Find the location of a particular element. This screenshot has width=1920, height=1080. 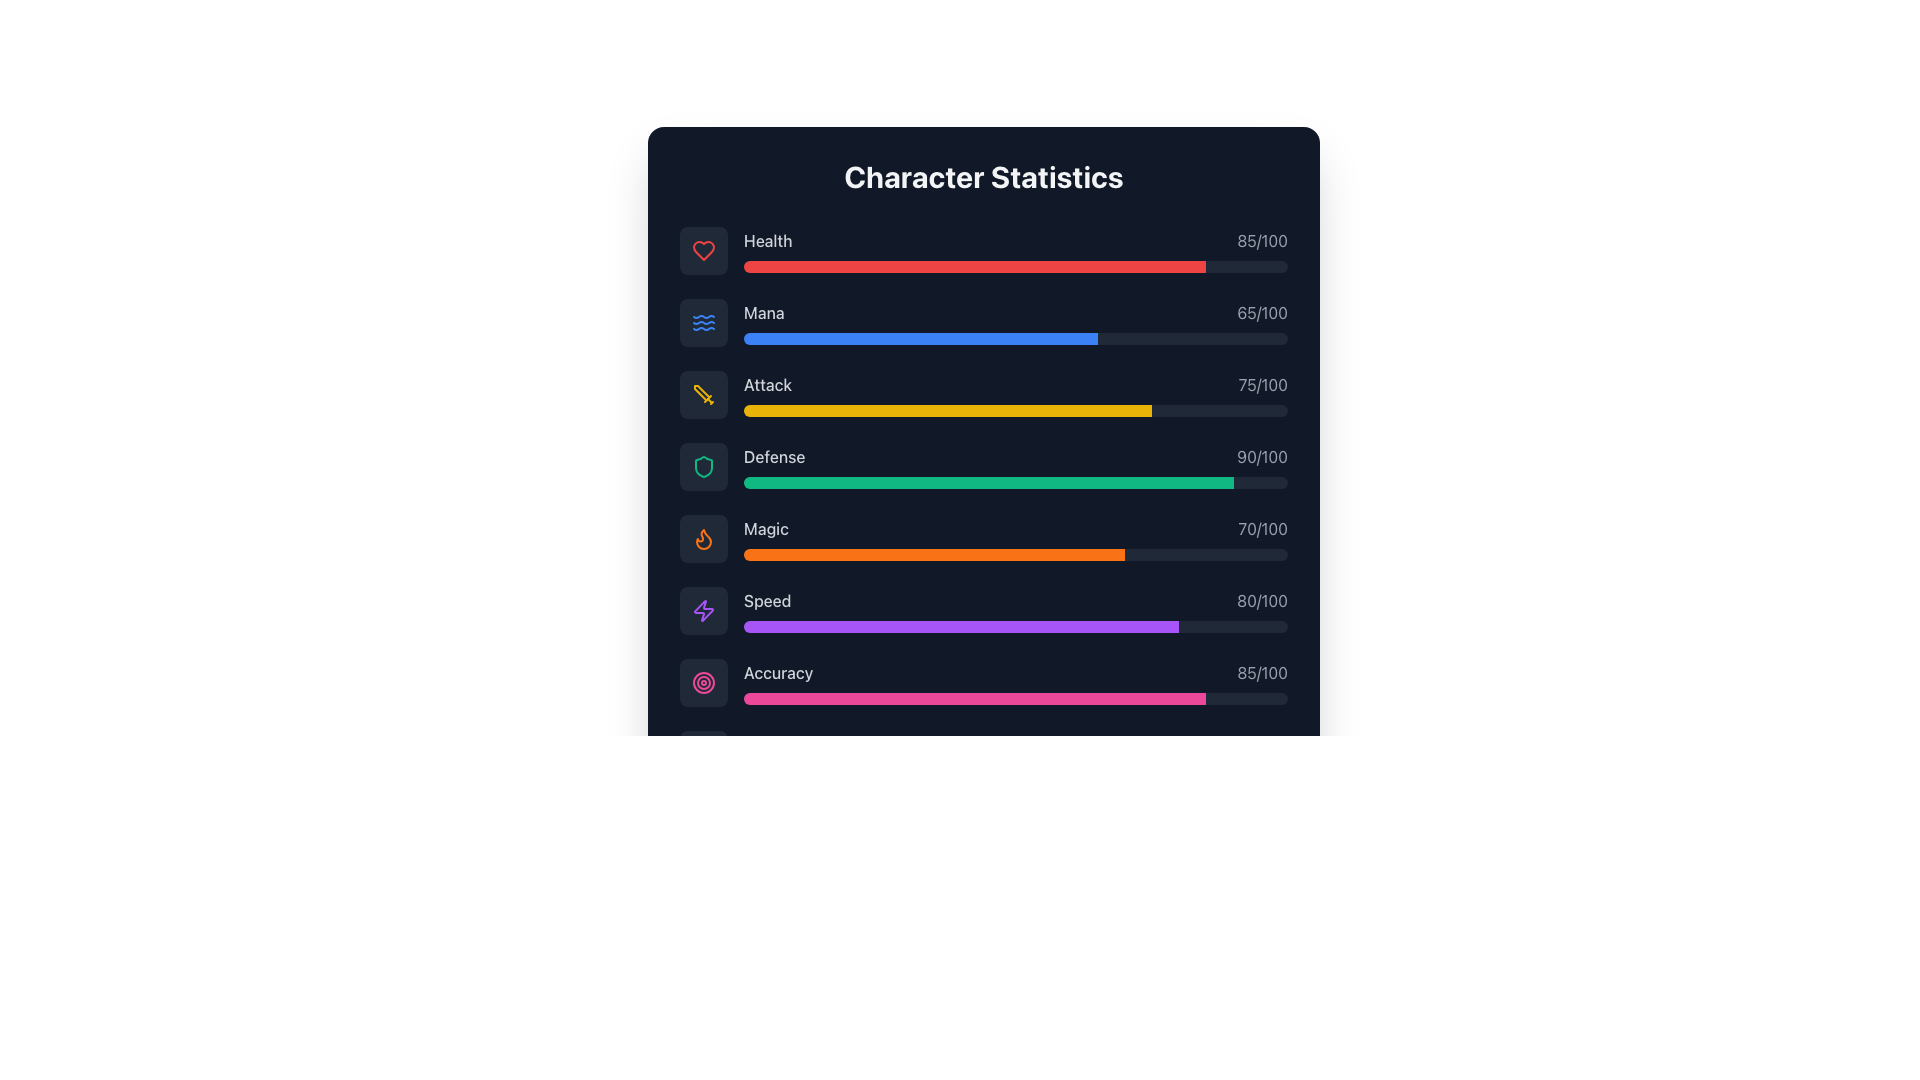

progress indicator representing the 'Accuracy' attribute in the character statistics, which is located below the 'Speed' statistic row is located at coordinates (1016, 681).